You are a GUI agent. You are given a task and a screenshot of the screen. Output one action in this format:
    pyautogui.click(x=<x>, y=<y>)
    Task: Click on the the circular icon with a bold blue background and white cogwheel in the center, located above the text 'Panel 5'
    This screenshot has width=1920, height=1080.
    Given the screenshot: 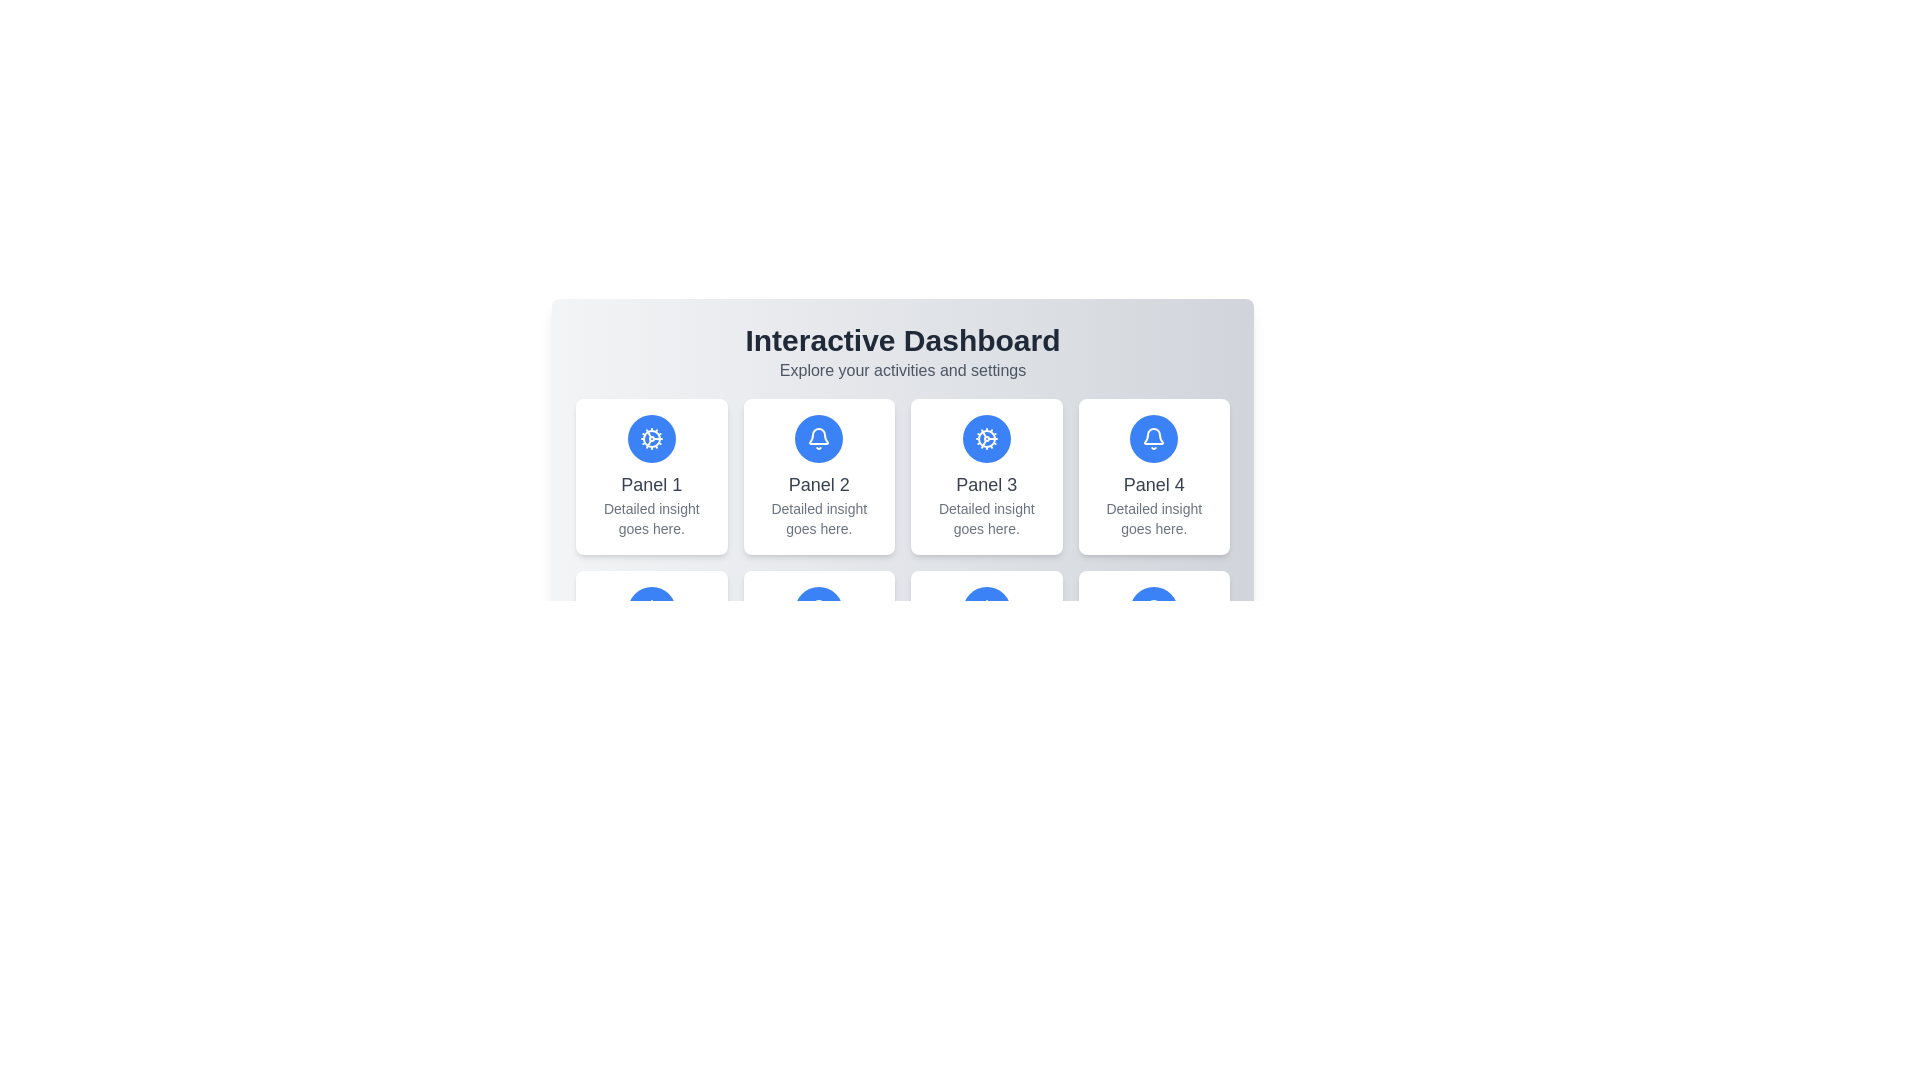 What is the action you would take?
    pyautogui.click(x=651, y=609)
    